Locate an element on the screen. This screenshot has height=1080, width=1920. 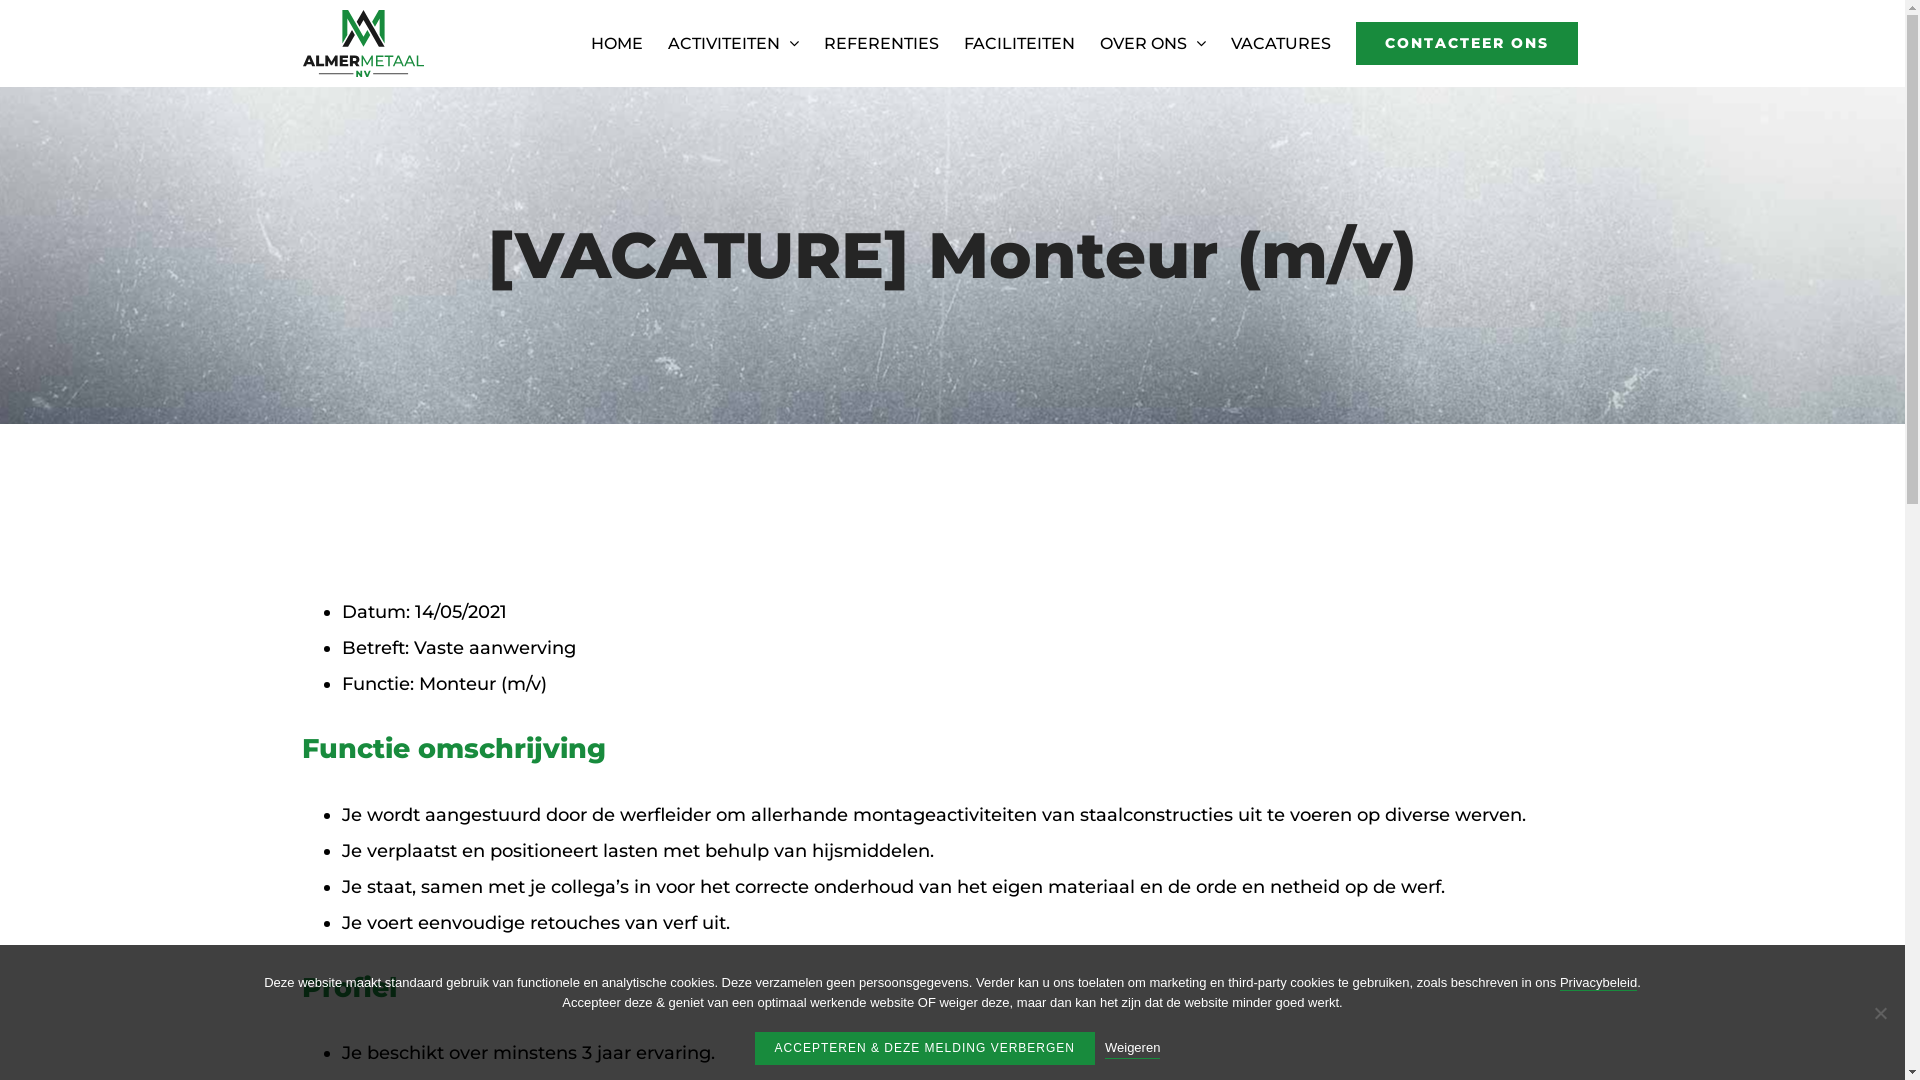
'HOME' is located at coordinates (589, 43).